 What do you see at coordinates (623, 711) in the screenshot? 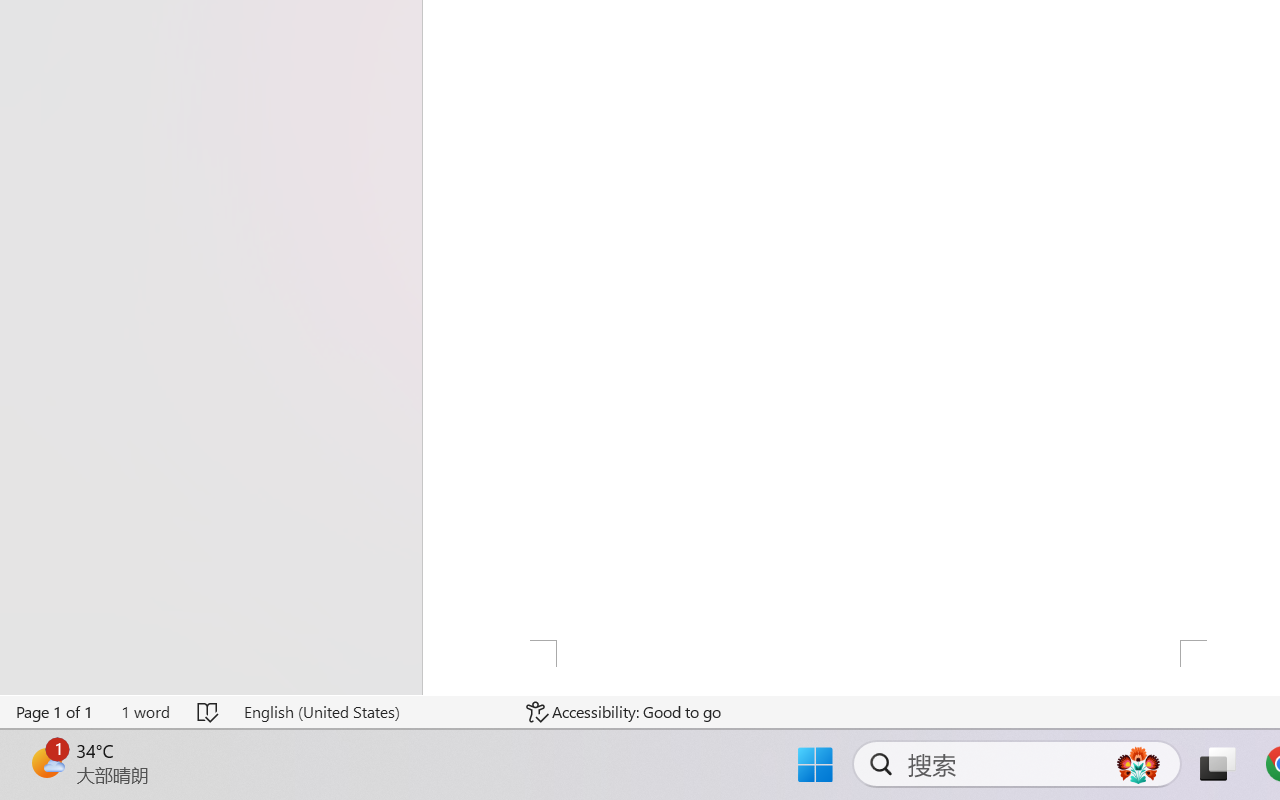
I see `'Accessibility Checker Accessibility: Good to go'` at bounding box center [623, 711].